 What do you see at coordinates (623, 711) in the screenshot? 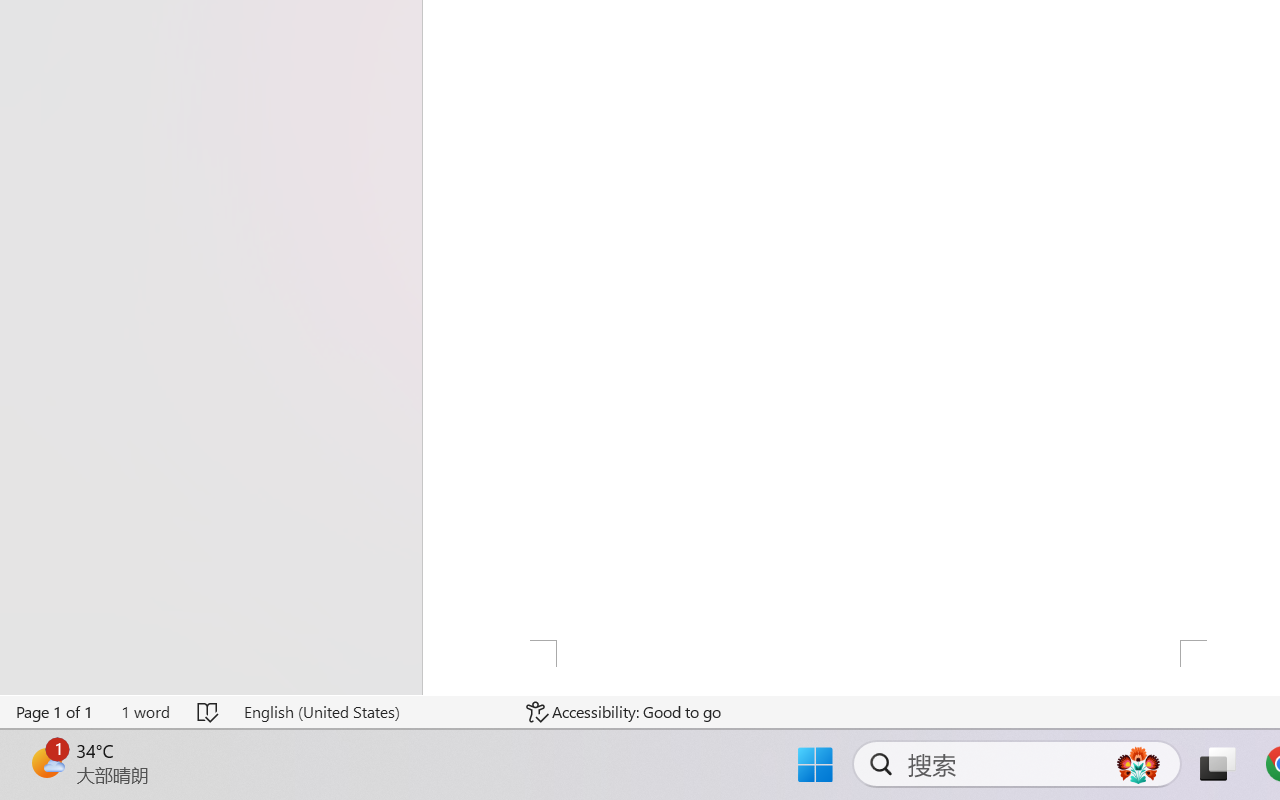
I see `'Accessibility Checker Accessibility: Good to go'` at bounding box center [623, 711].